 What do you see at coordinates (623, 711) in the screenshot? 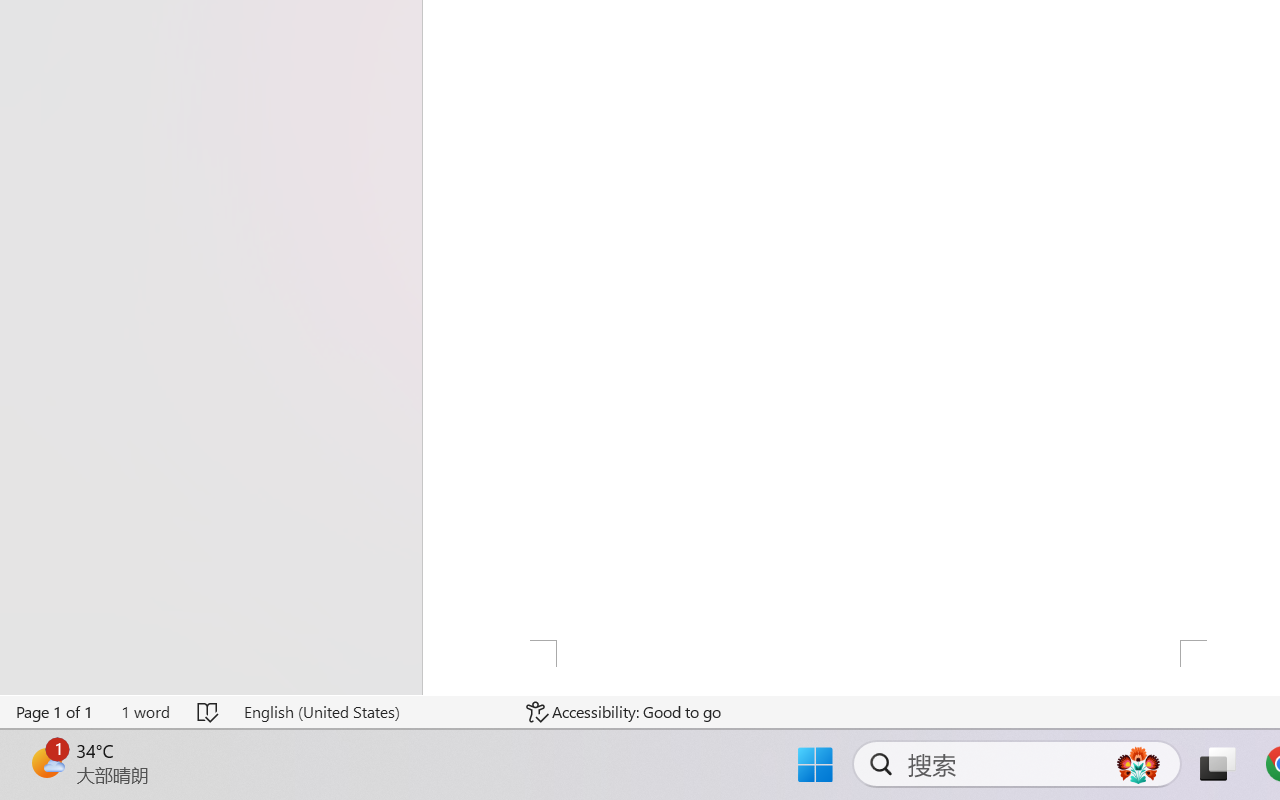
I see `'Accessibility Checker Accessibility: Good to go'` at bounding box center [623, 711].